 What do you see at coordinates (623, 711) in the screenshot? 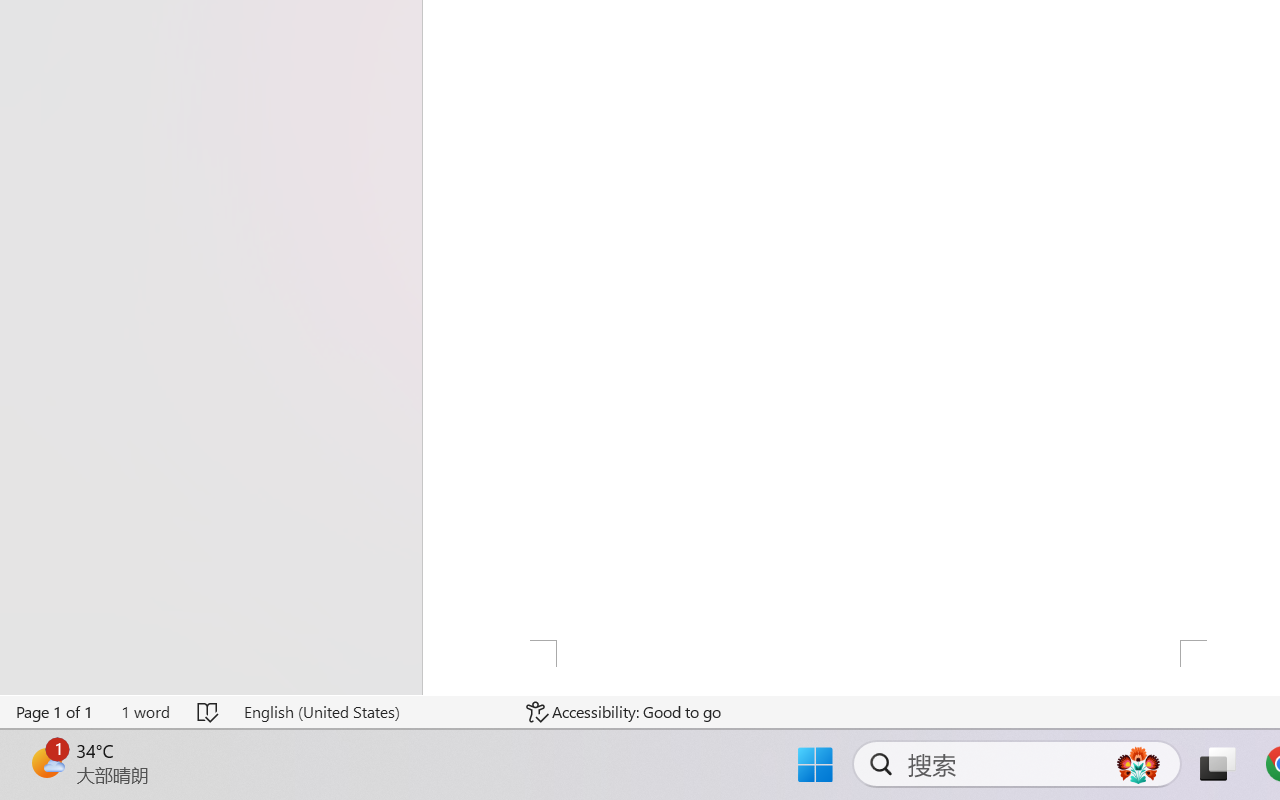
I see `'Accessibility Checker Accessibility: Good to go'` at bounding box center [623, 711].